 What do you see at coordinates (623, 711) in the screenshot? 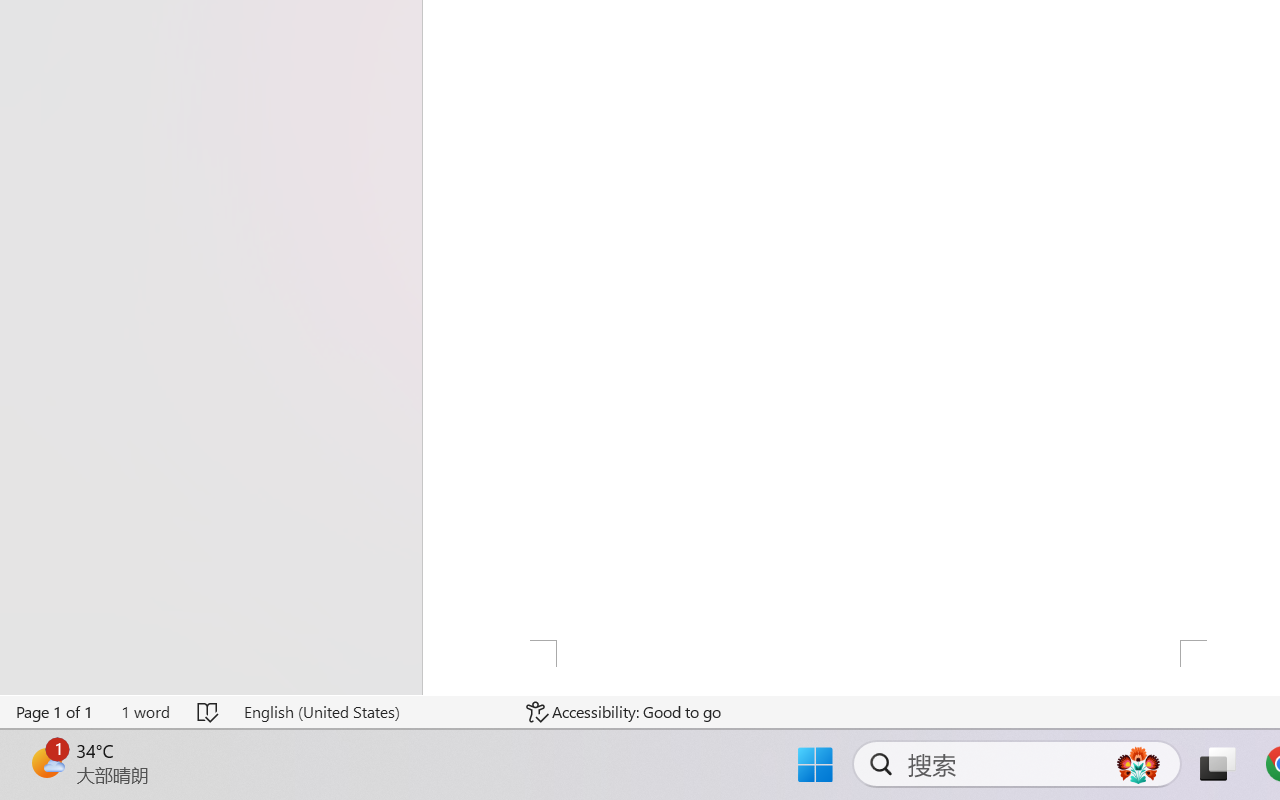
I see `'Accessibility Checker Accessibility: Good to go'` at bounding box center [623, 711].